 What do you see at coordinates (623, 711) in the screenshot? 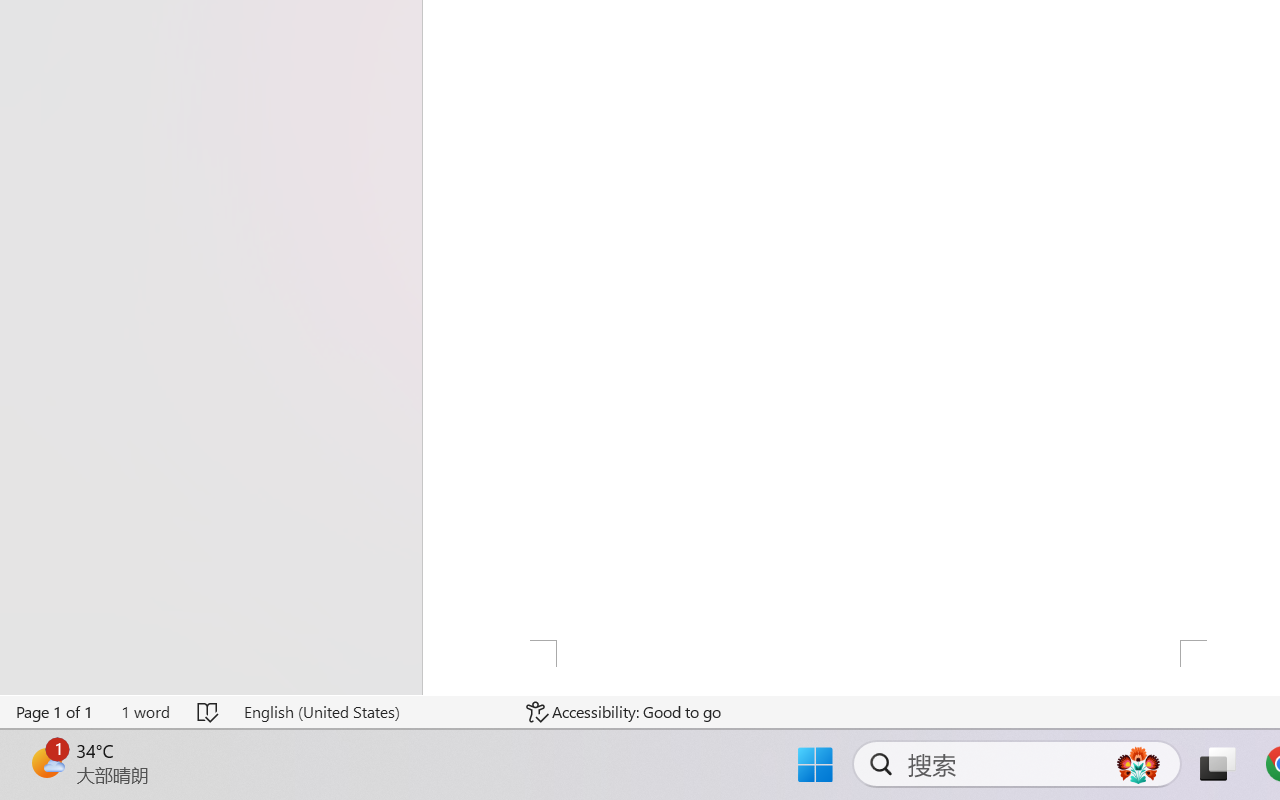
I see `'Accessibility Checker Accessibility: Good to go'` at bounding box center [623, 711].